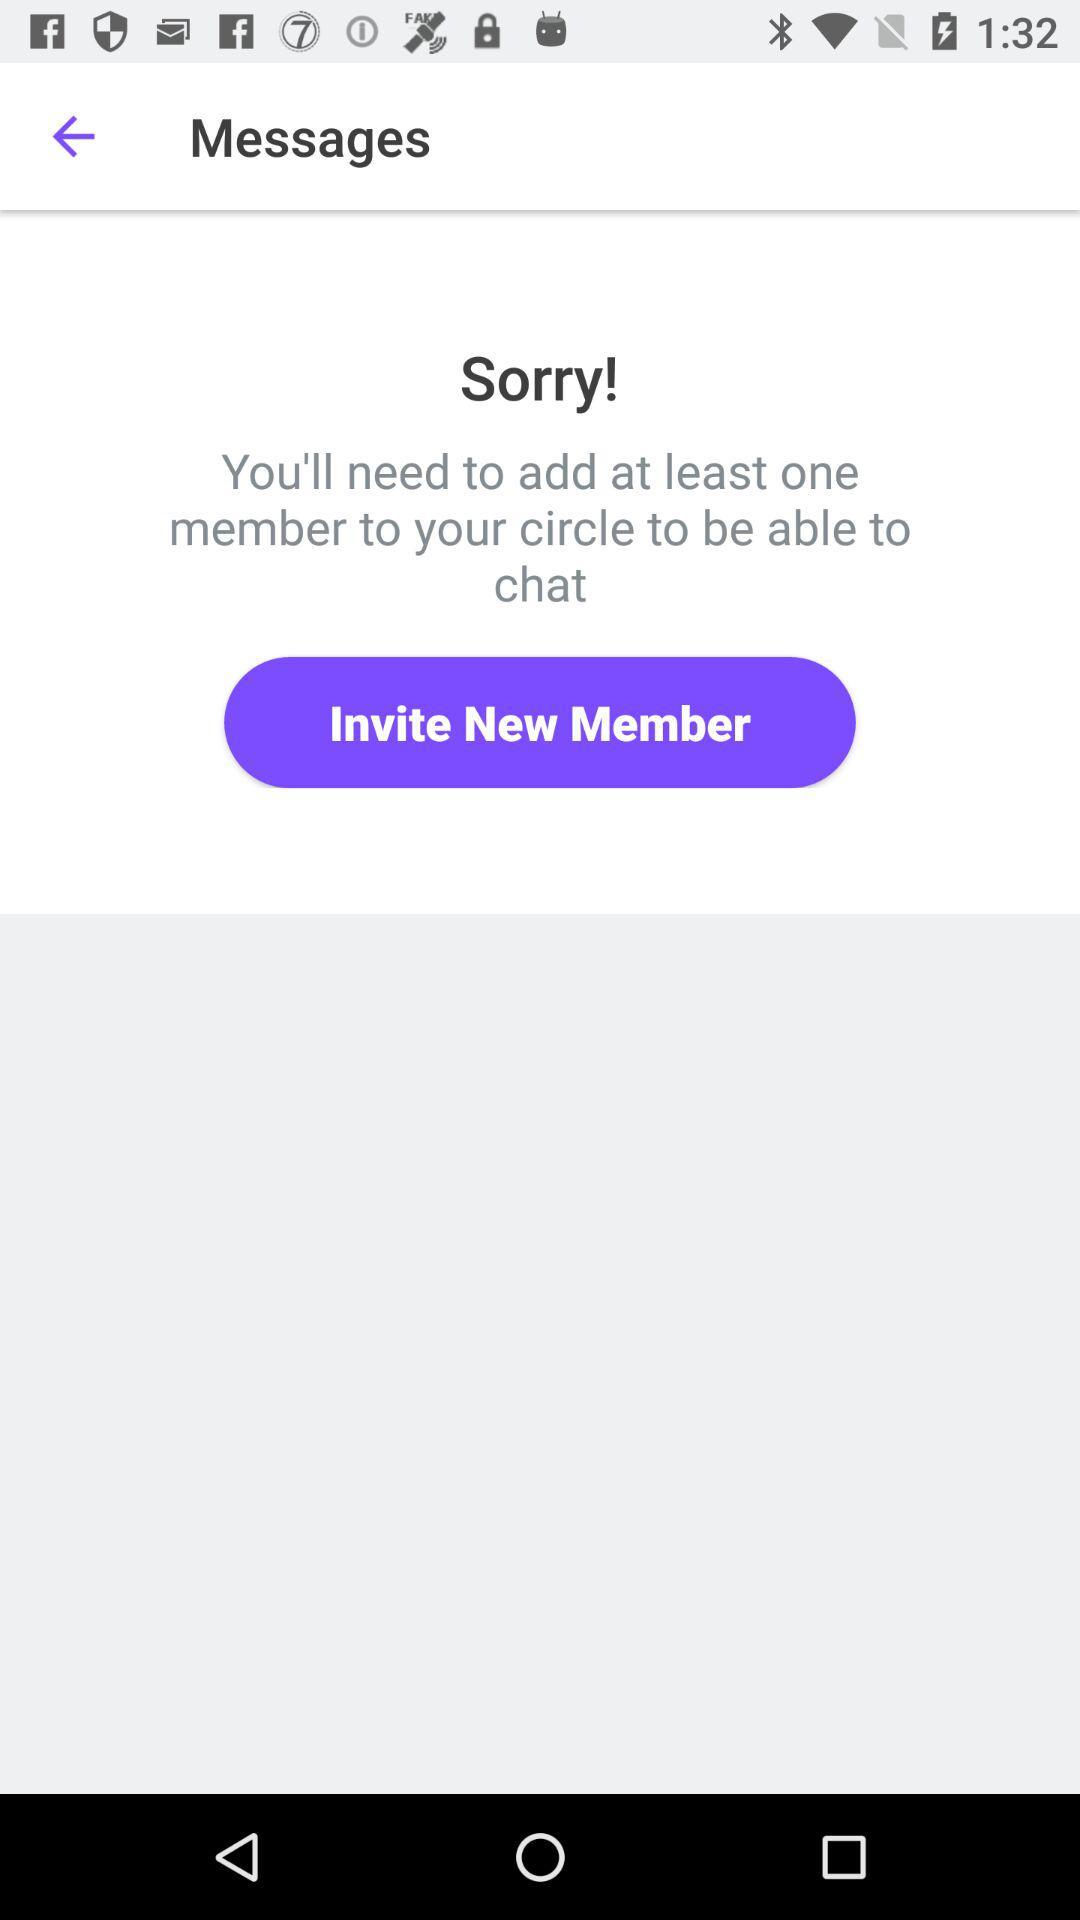 The width and height of the screenshot is (1080, 1920). I want to click on the item at the center, so click(540, 721).